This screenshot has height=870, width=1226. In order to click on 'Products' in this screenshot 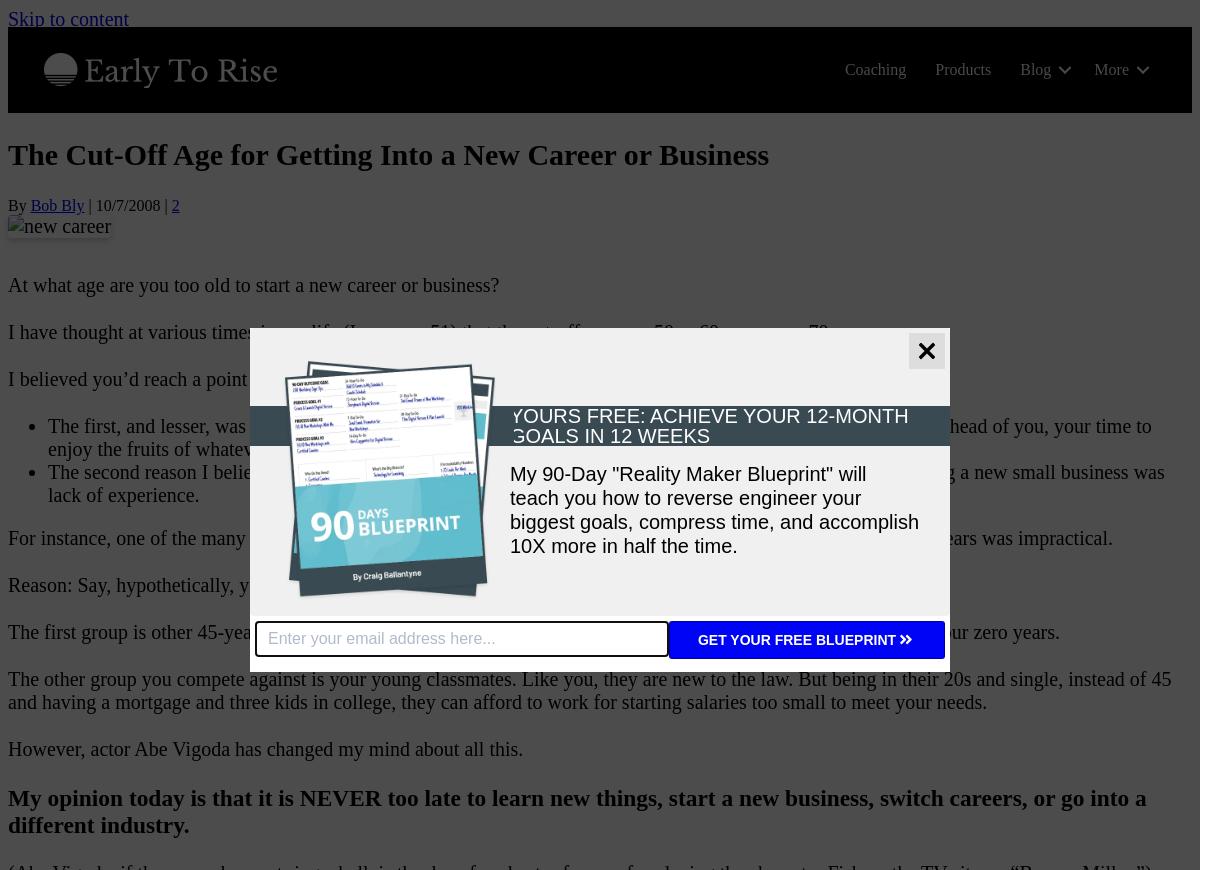, I will do `click(962, 68)`.